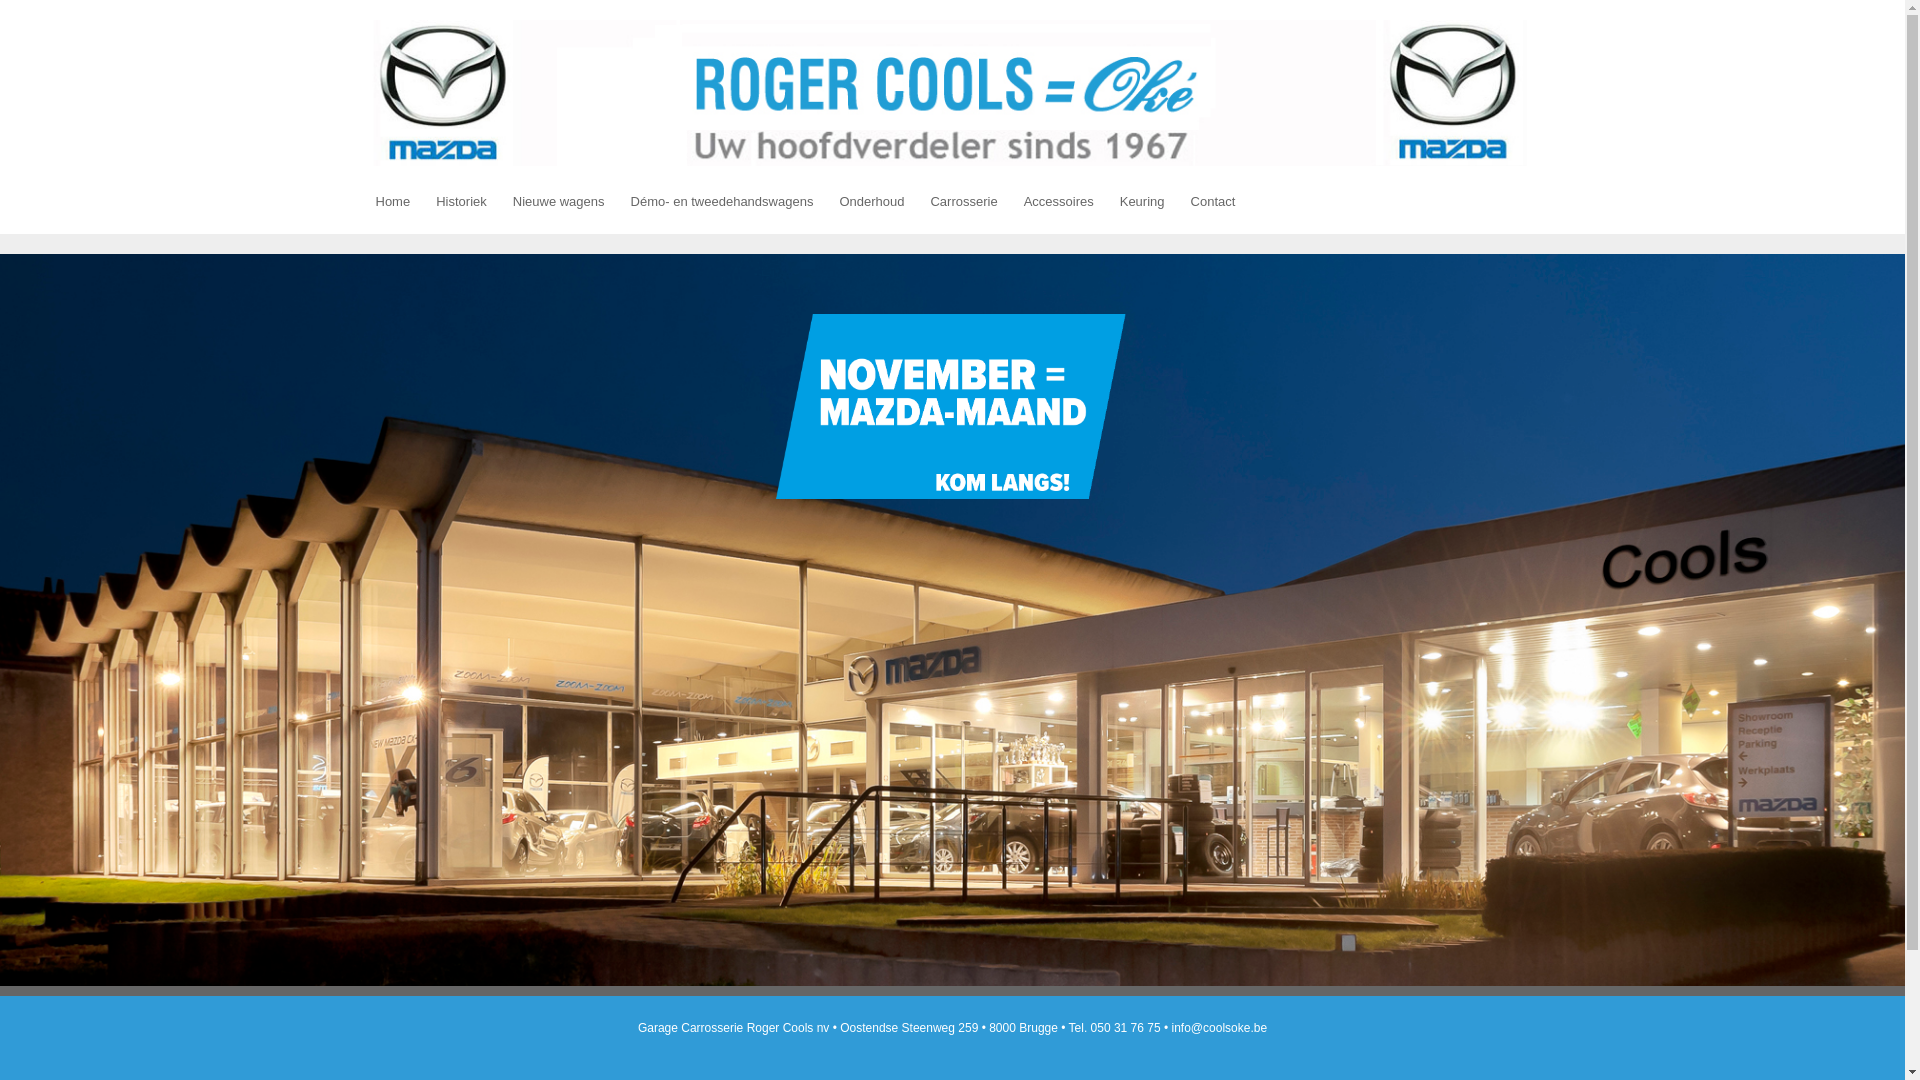 The width and height of the screenshot is (1920, 1080). What do you see at coordinates (1171, 1028) in the screenshot?
I see `'info@coolsoke.be'` at bounding box center [1171, 1028].